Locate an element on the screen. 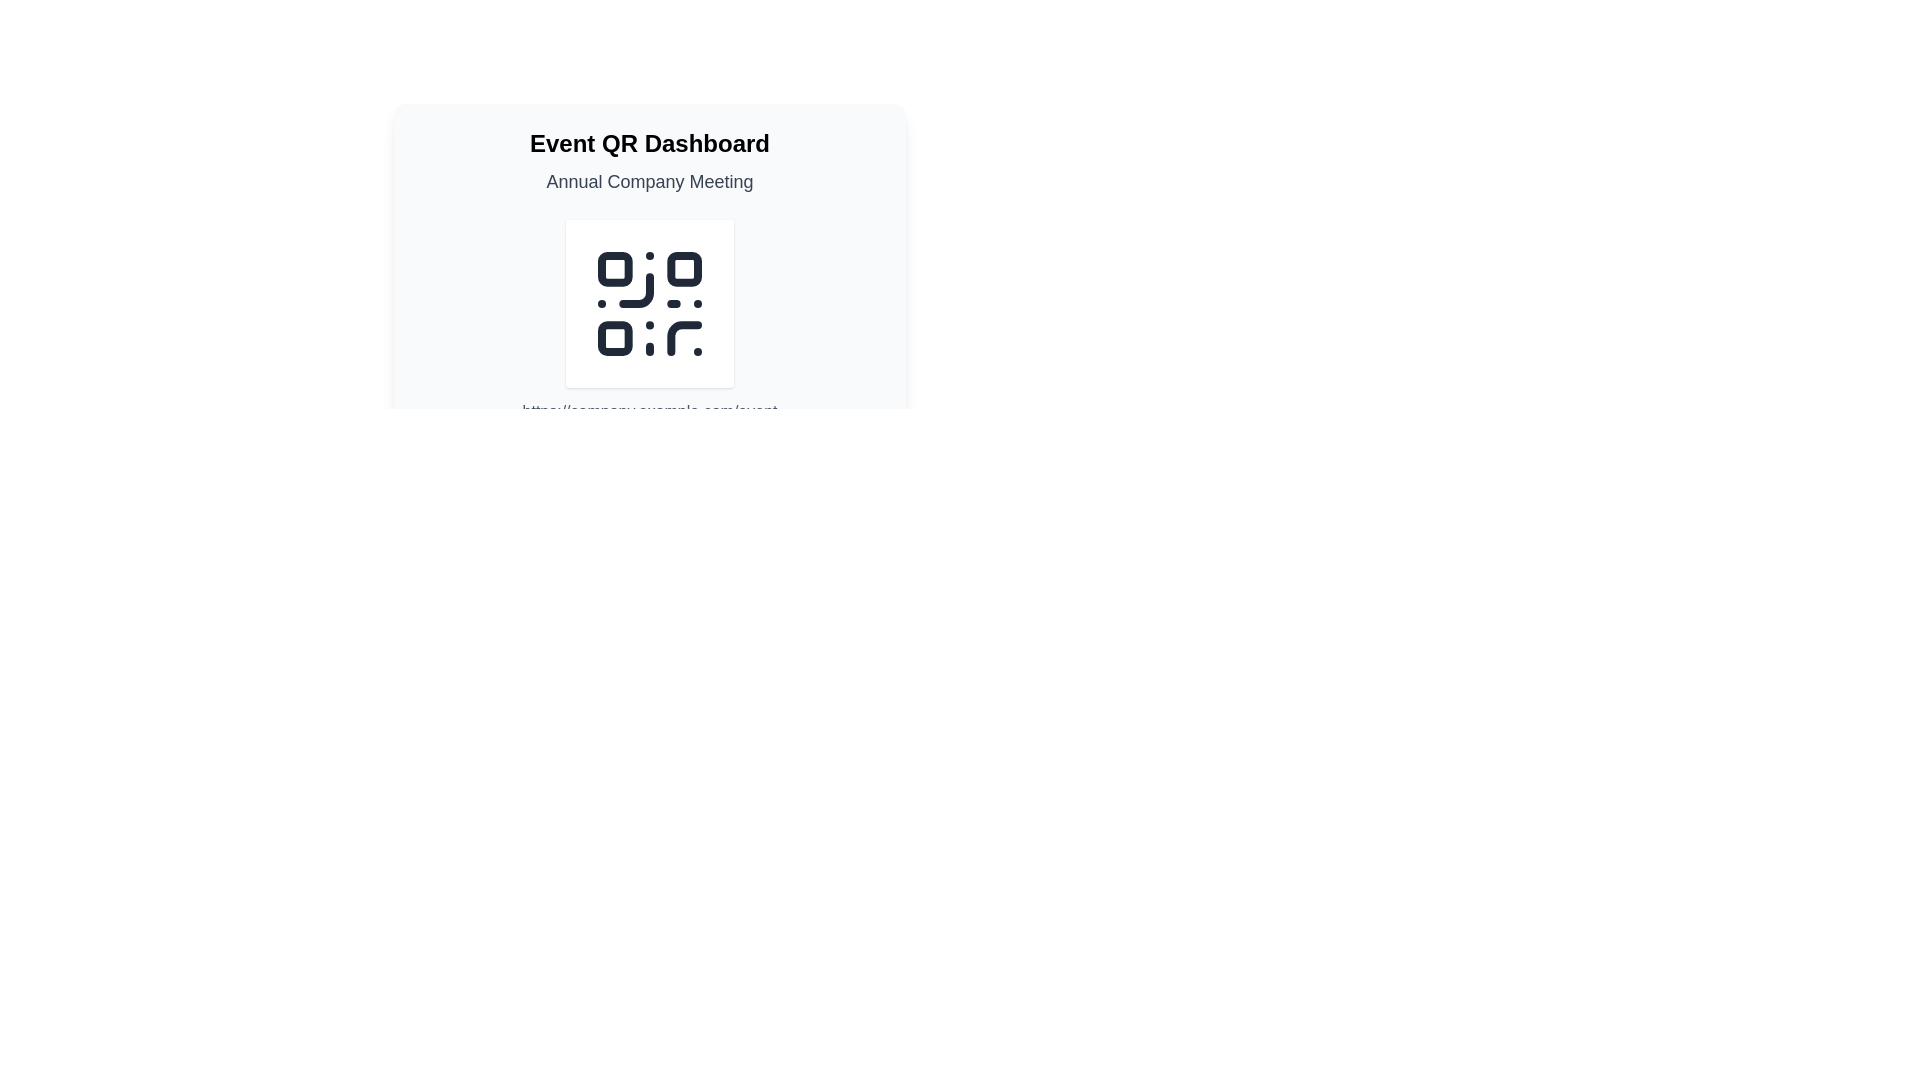 This screenshot has width=1920, height=1080. the centrally positioned QR code element that is located below the title text 'Event QR Dashboard' and 'Annual Company Meeting', and above the text 'https://company.example.com/event' is located at coordinates (649, 320).